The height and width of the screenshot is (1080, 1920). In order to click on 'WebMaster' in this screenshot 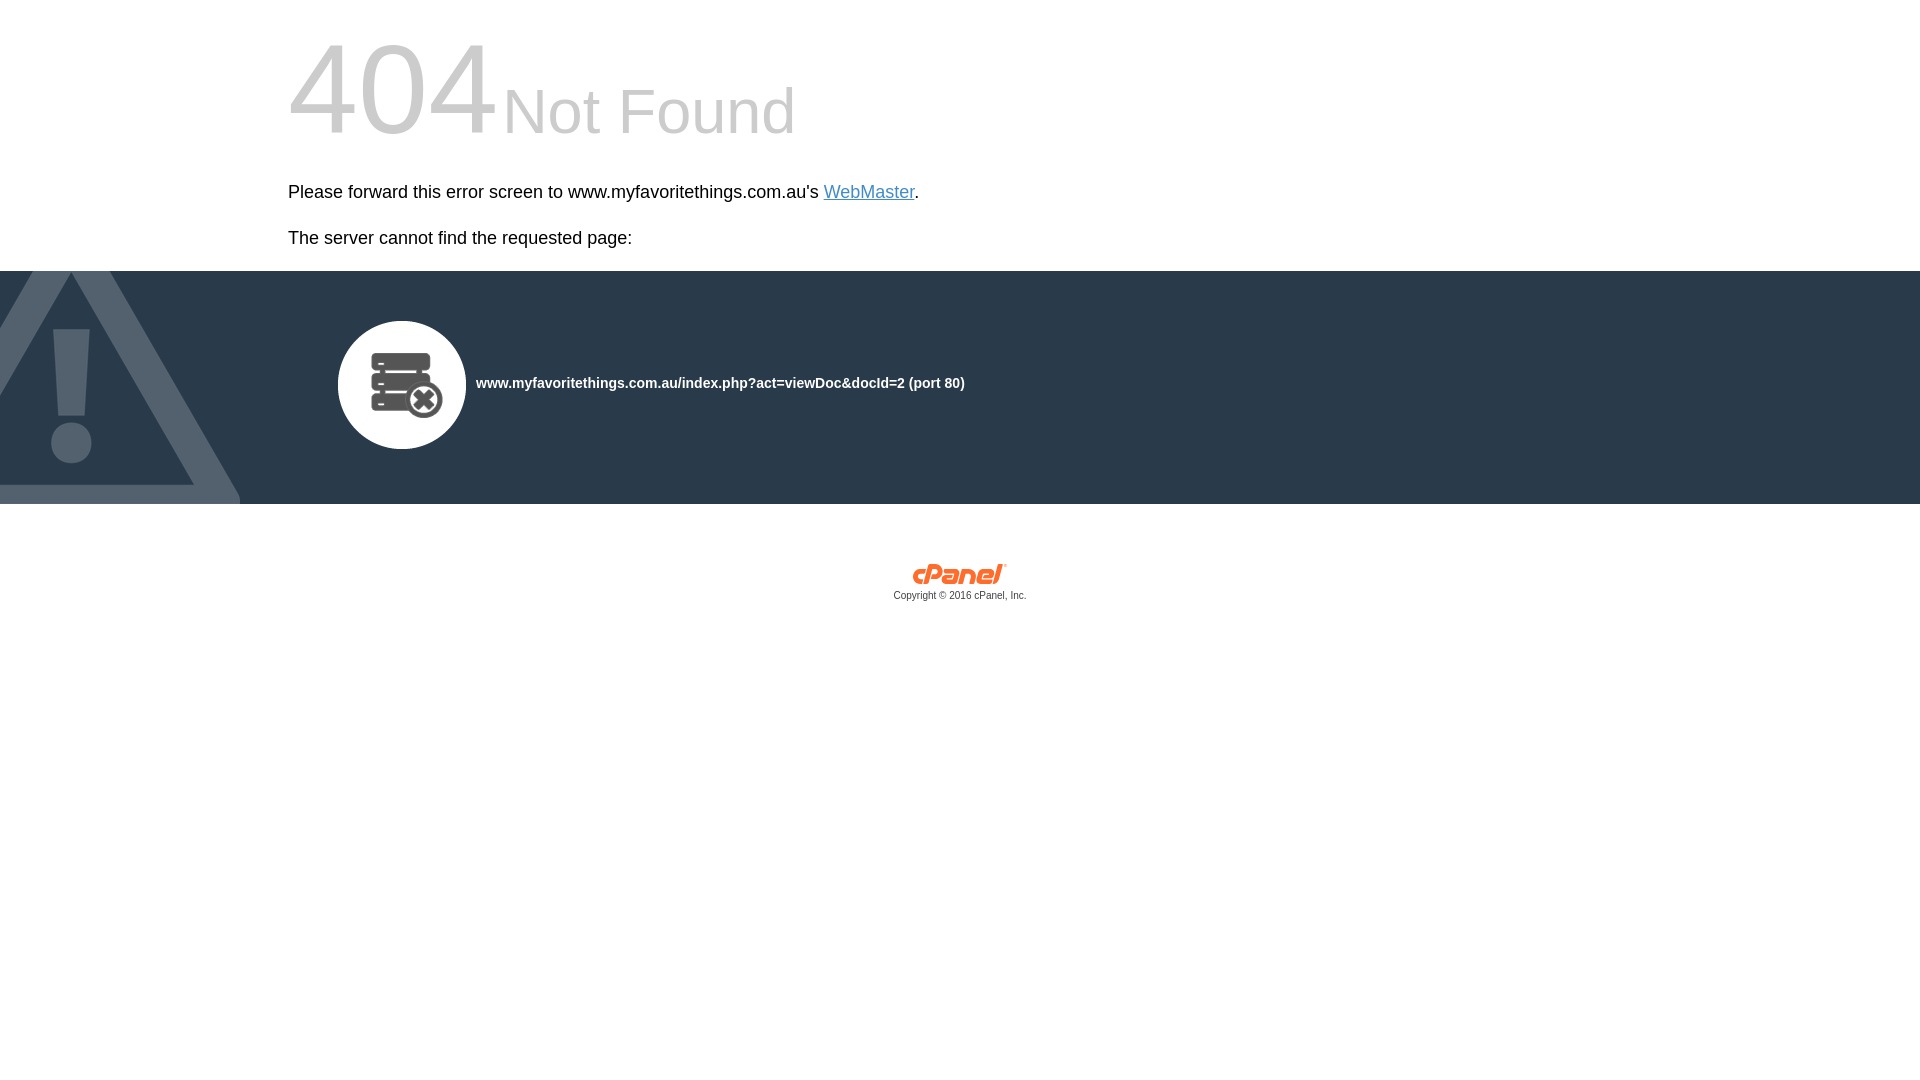, I will do `click(869, 192)`.